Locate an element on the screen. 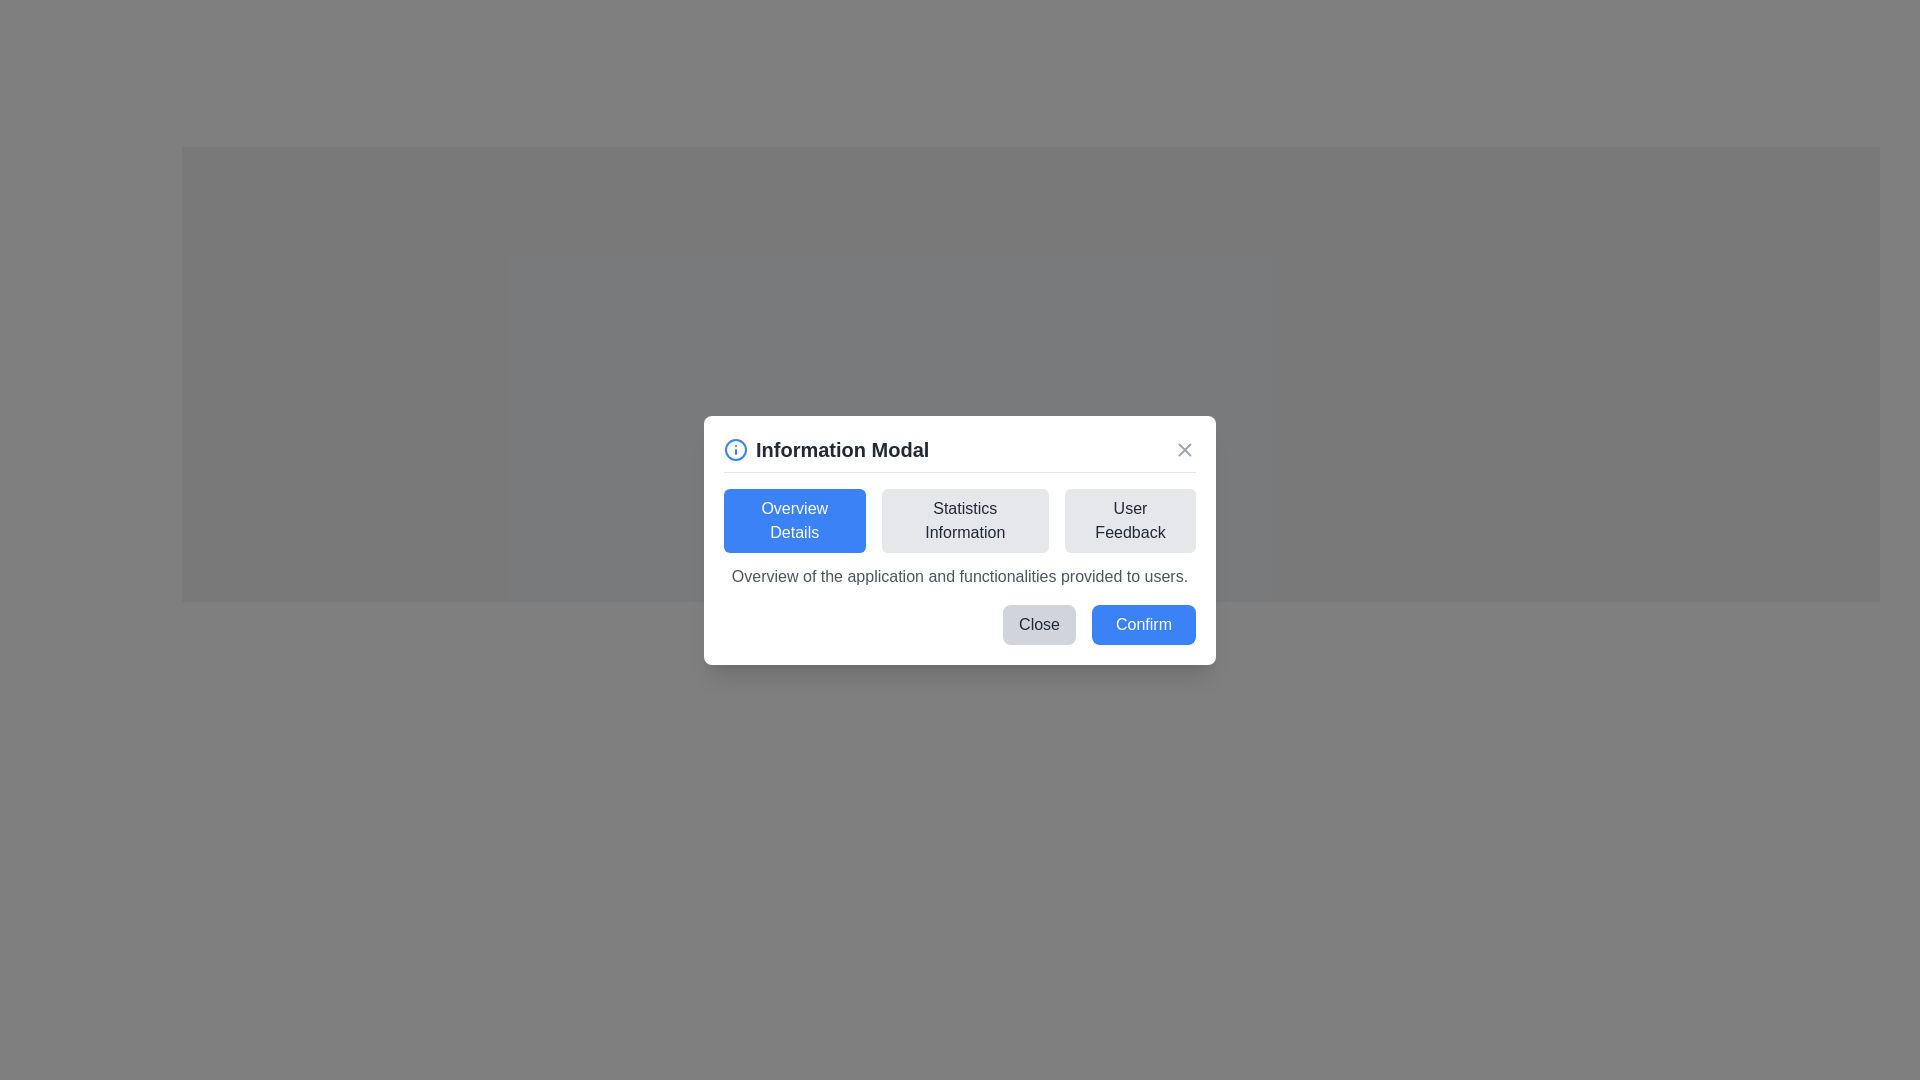 The height and width of the screenshot is (1080, 1920). the static text located in the modal window beneath the navigational buttons labeled 'Overview Details', 'Statistics Information', and 'User Feedback'. This text spans the full width of the modal content area is located at coordinates (960, 536).